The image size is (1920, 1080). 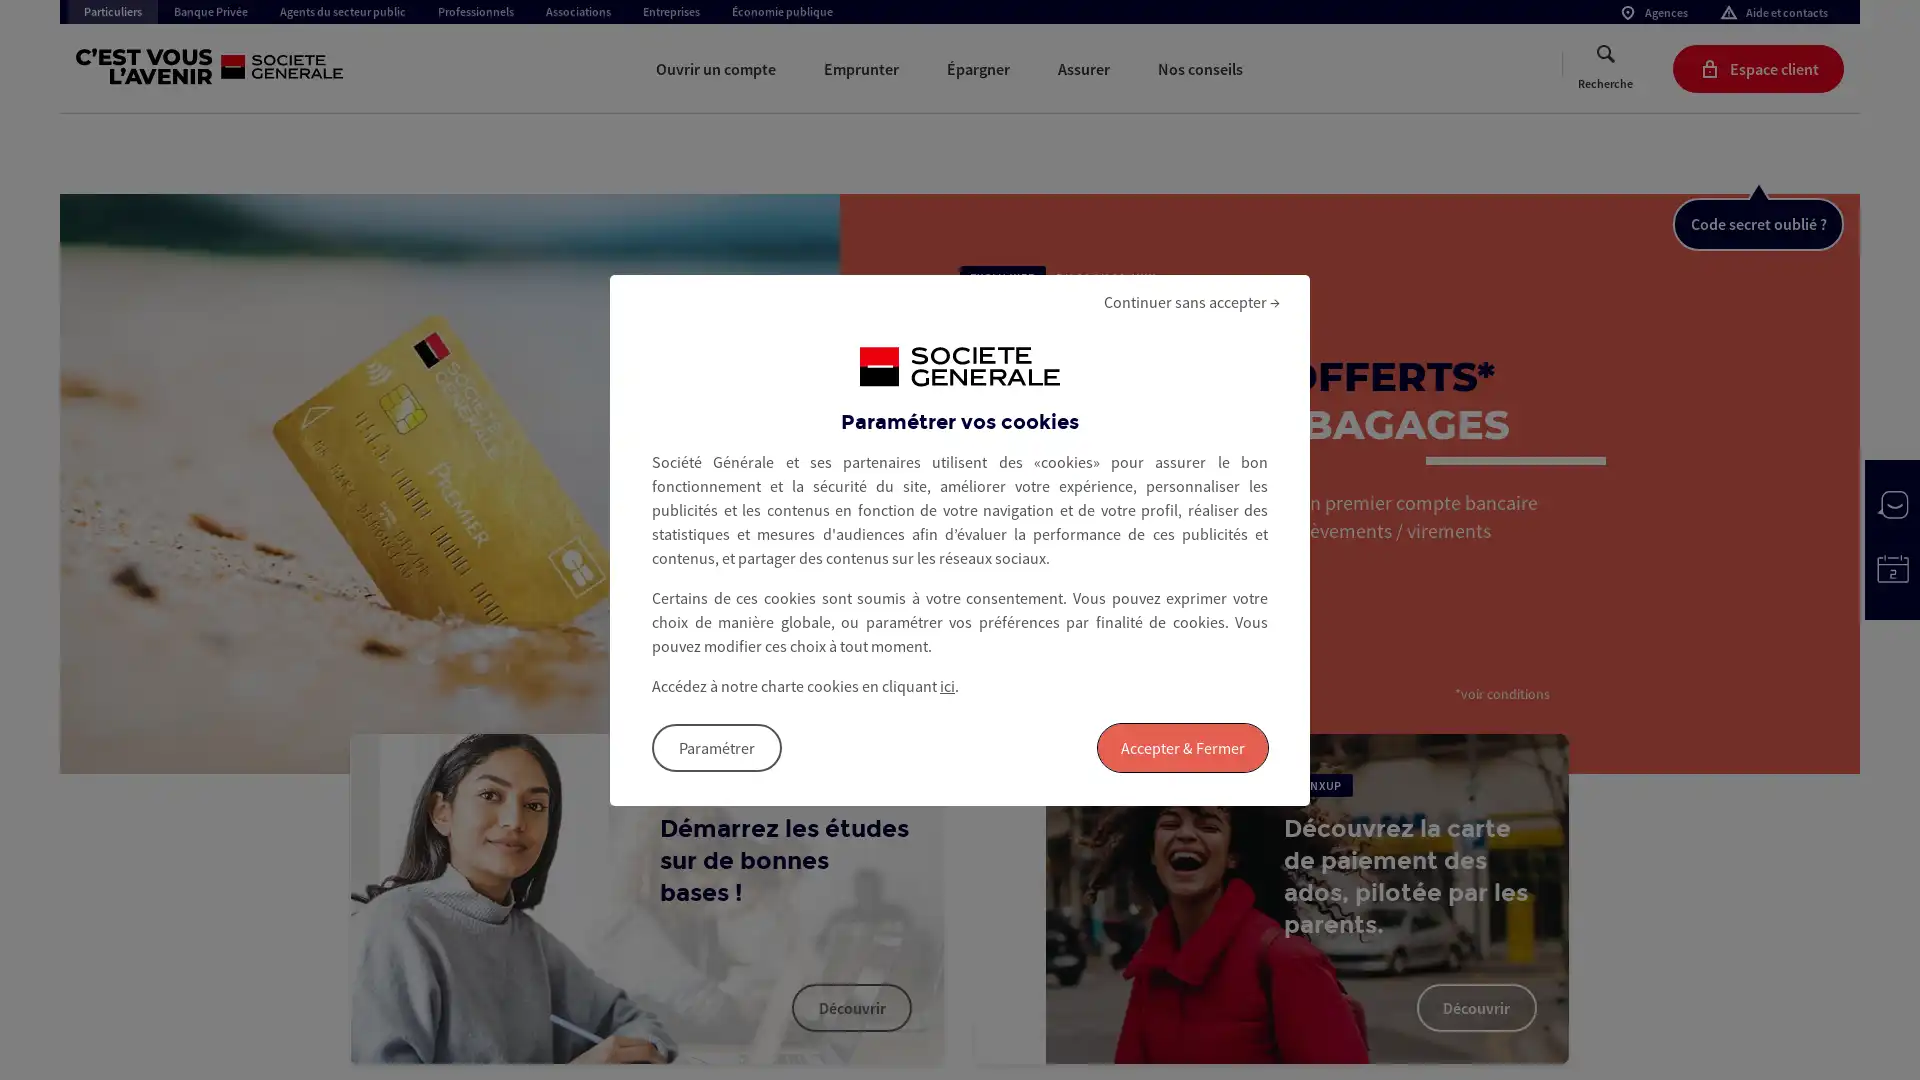 I want to click on PARTENARIAT ECOLES Demarrez les etudes sur de bonnes bases ! Decouvrir Demarrez les etudes sur de bonnes bases, so click(x=647, y=897).